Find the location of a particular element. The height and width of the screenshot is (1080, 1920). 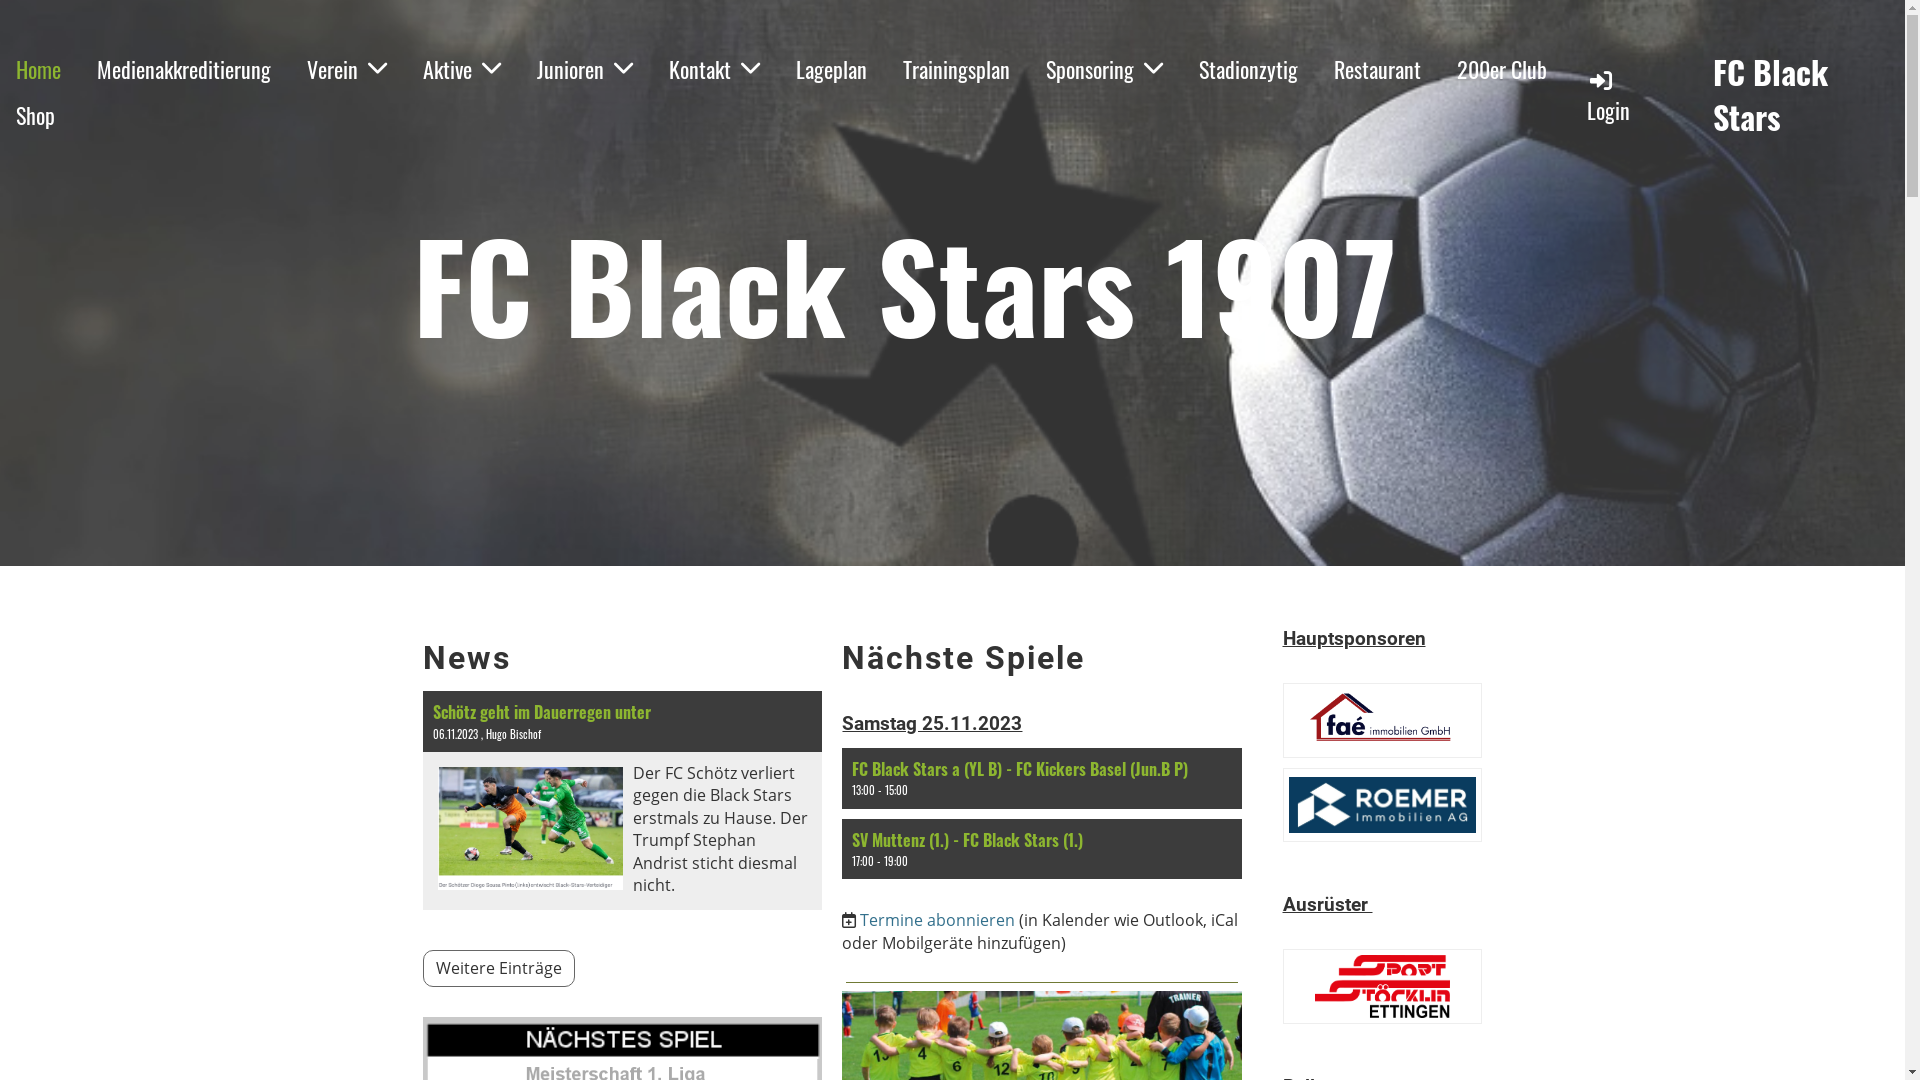

'Restaurant' is located at coordinates (1376, 68).